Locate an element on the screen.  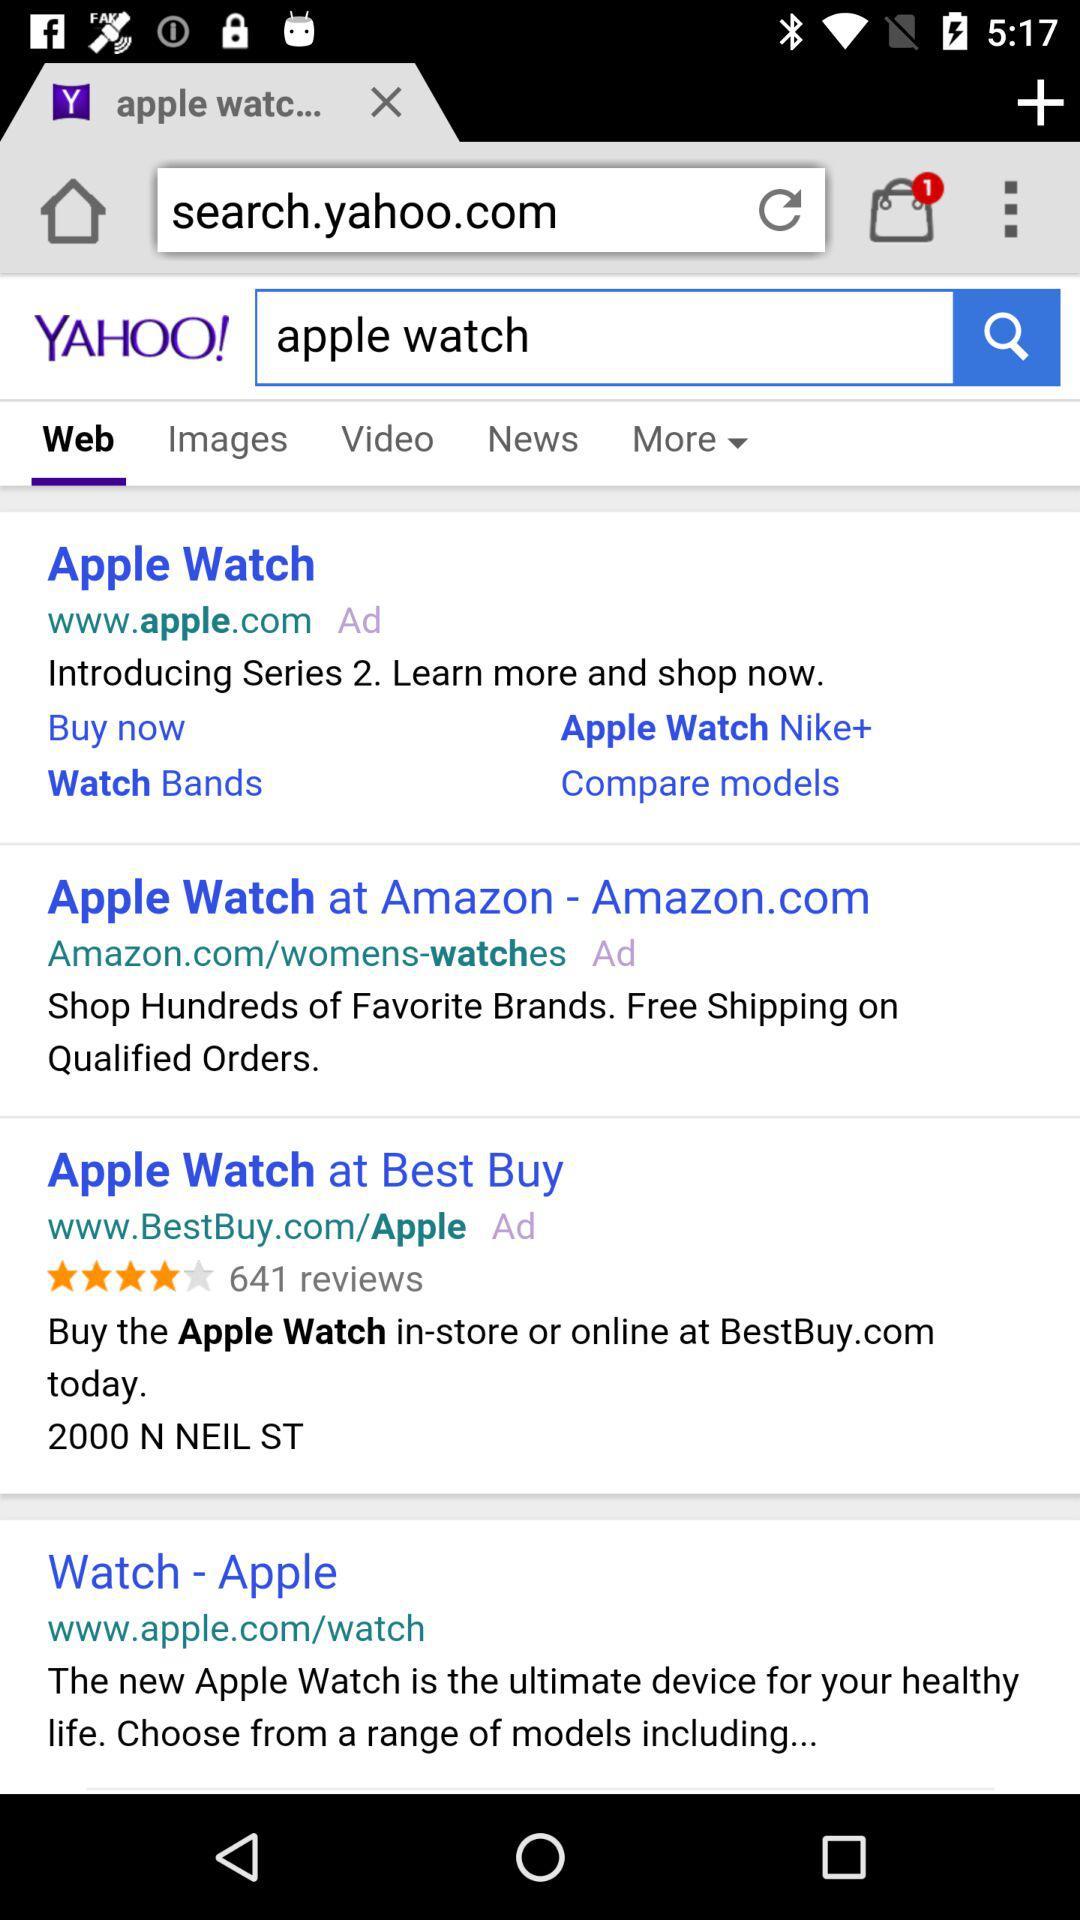
new tab is located at coordinates (1039, 101).